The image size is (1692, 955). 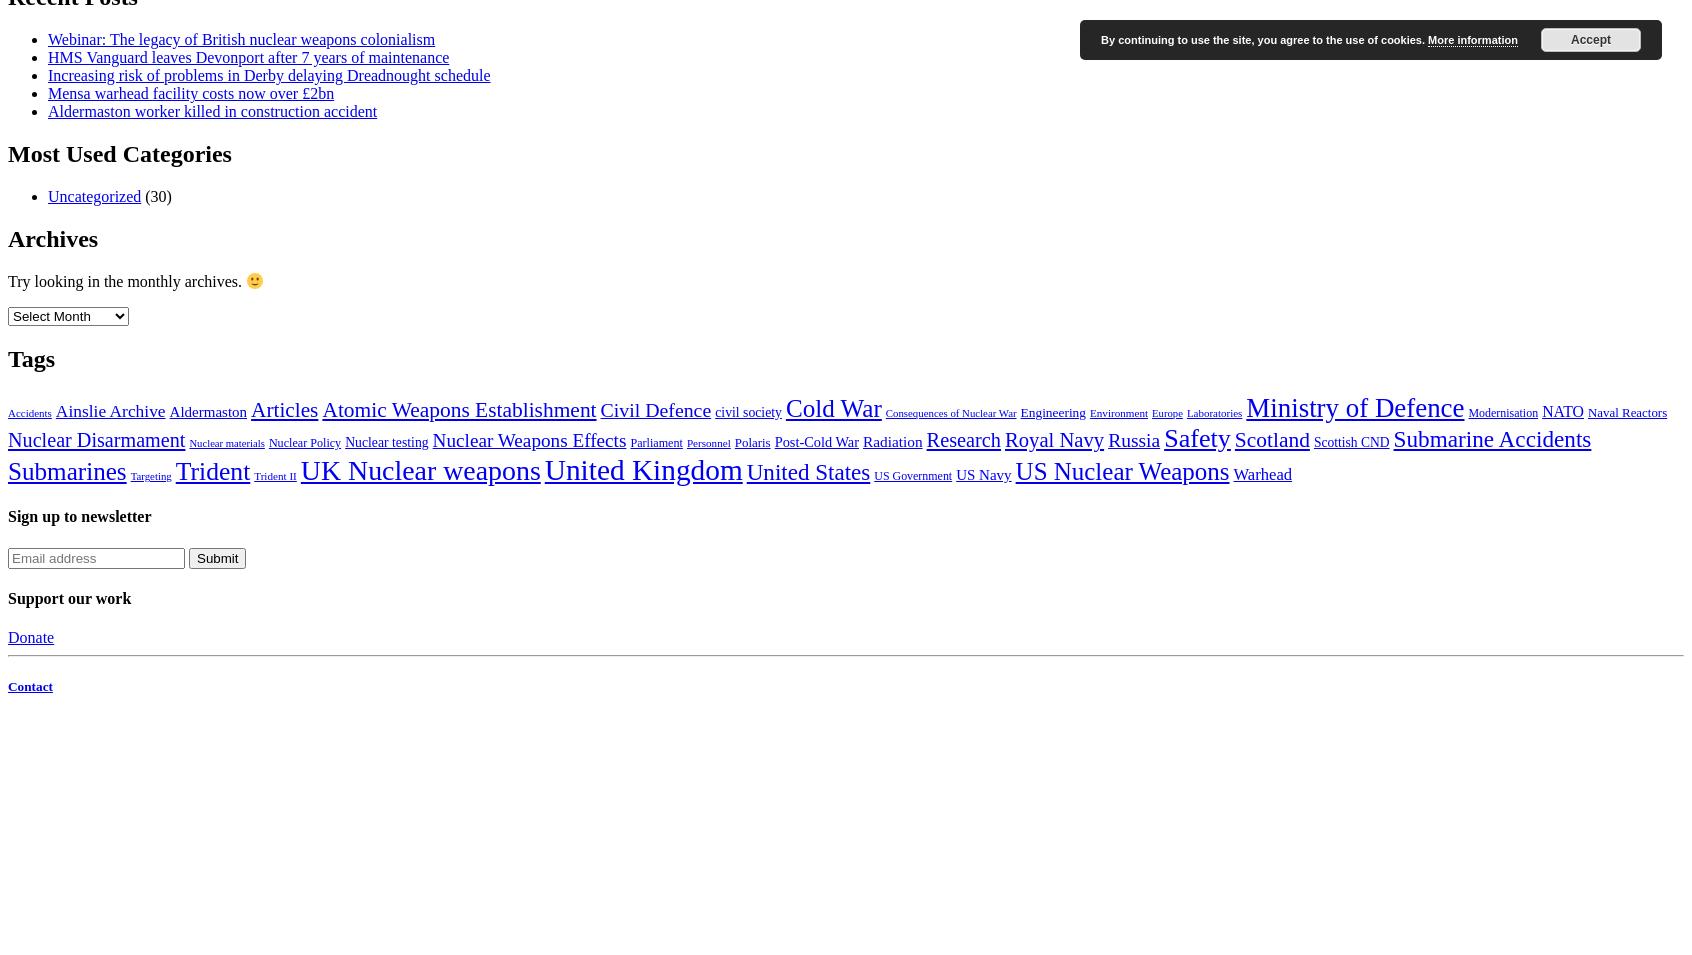 What do you see at coordinates (926, 438) in the screenshot?
I see `'Research'` at bounding box center [926, 438].